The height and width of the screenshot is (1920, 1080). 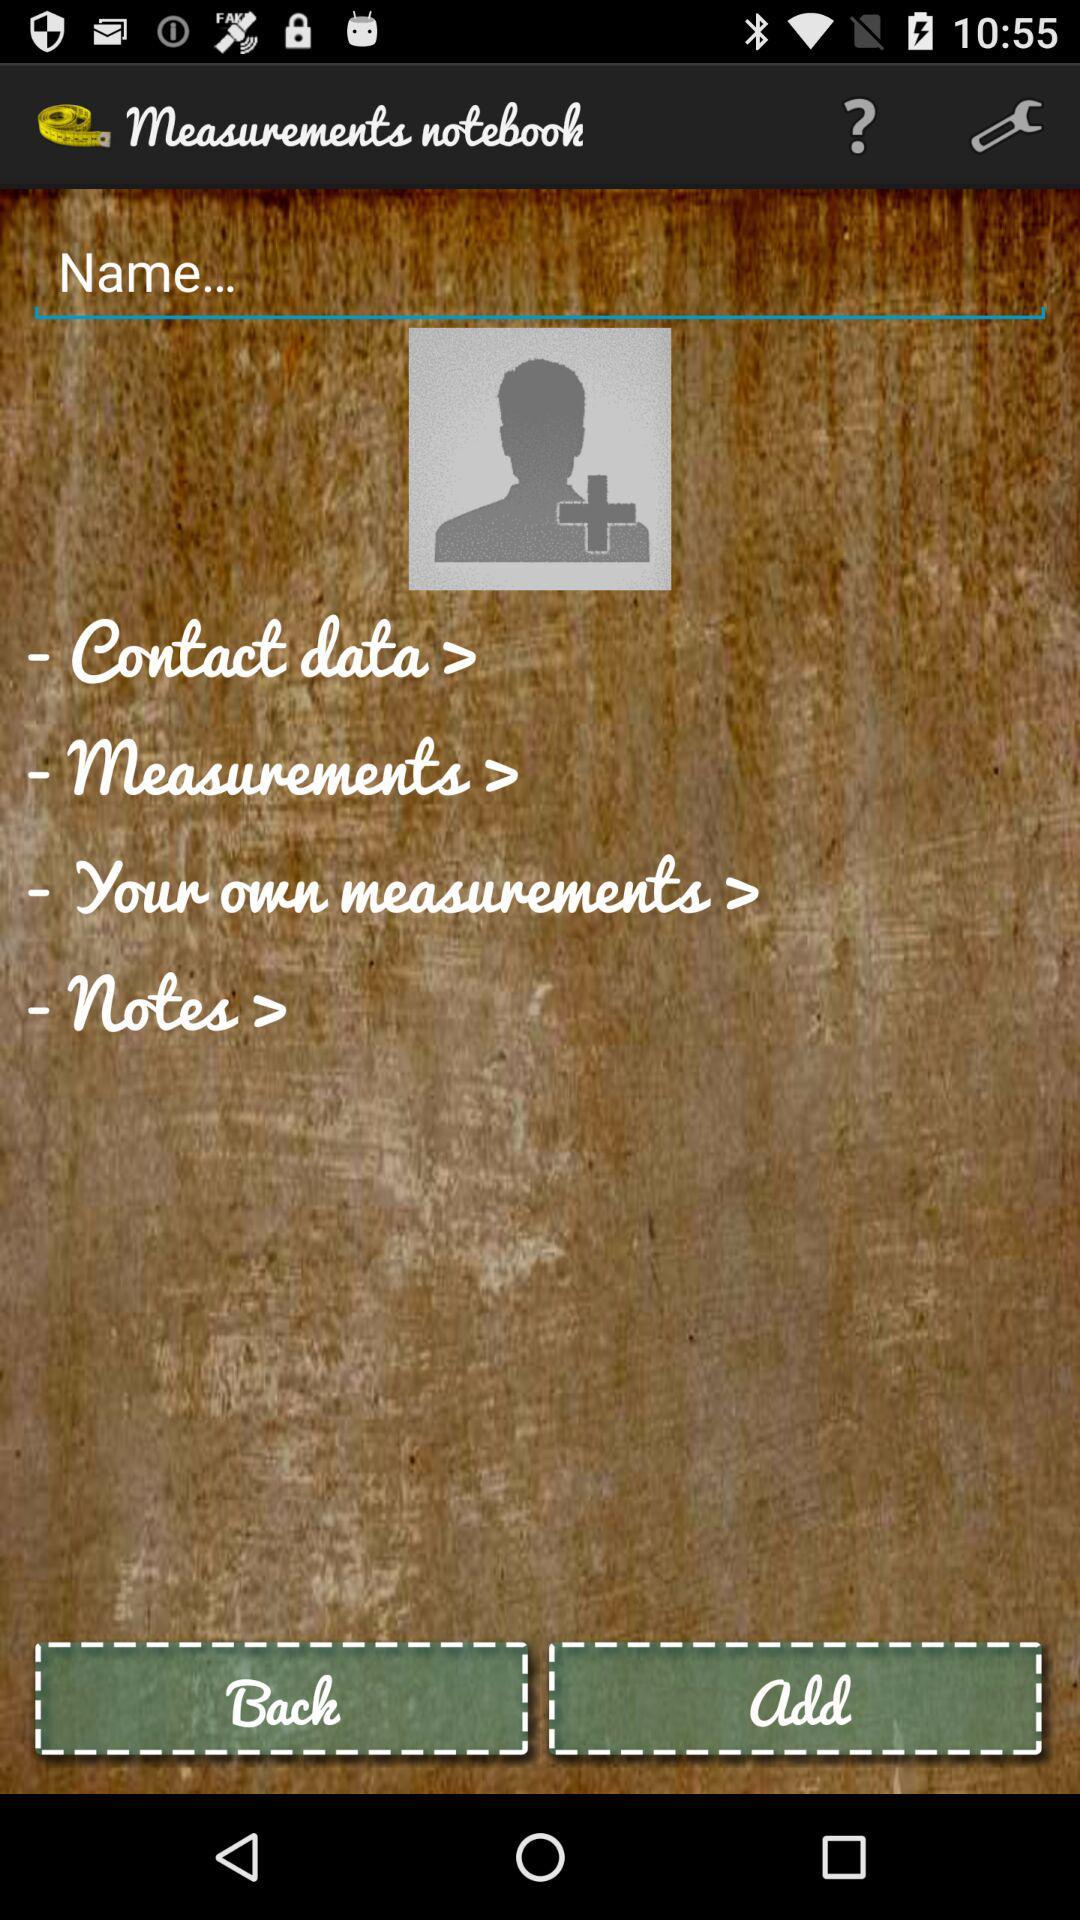 I want to click on app at the center, so click(x=393, y=883).